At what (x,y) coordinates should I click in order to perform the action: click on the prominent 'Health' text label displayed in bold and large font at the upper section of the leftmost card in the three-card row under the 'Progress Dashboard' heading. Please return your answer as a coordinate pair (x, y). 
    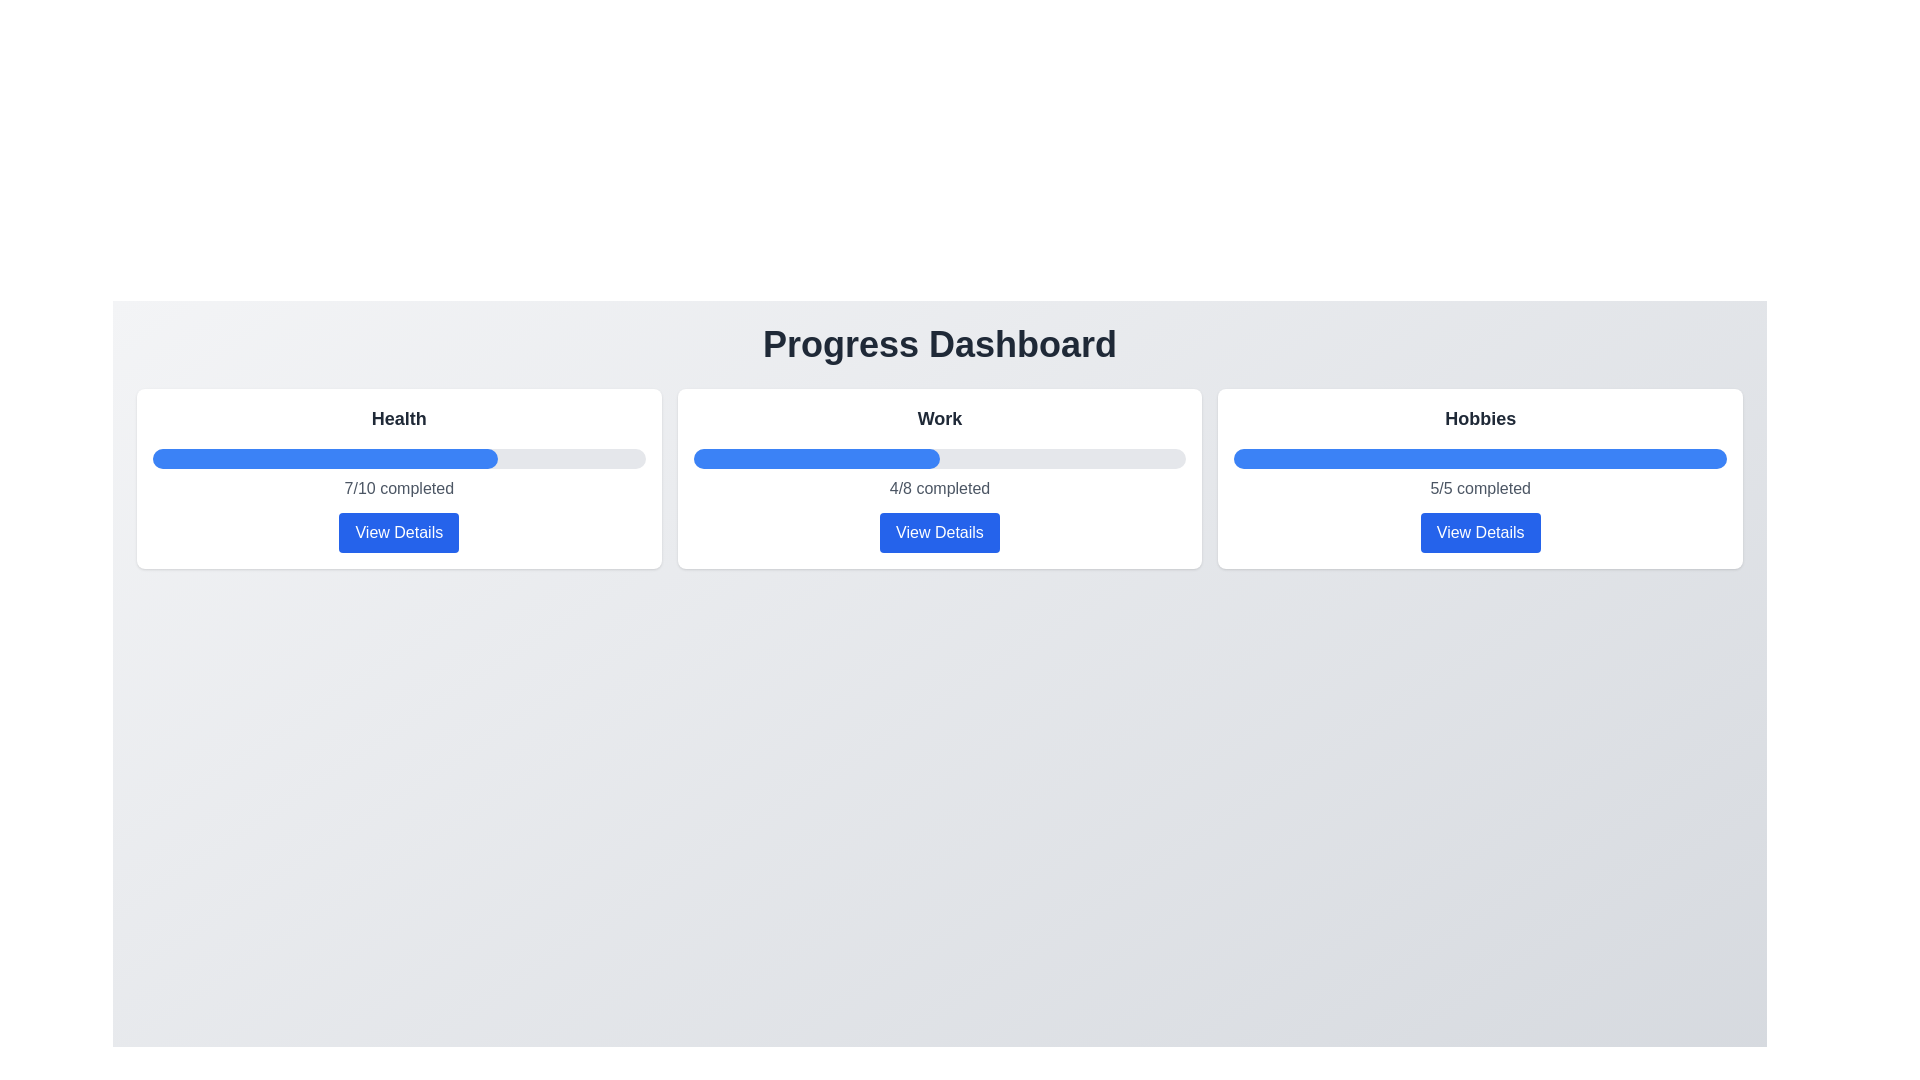
    Looking at the image, I should click on (399, 418).